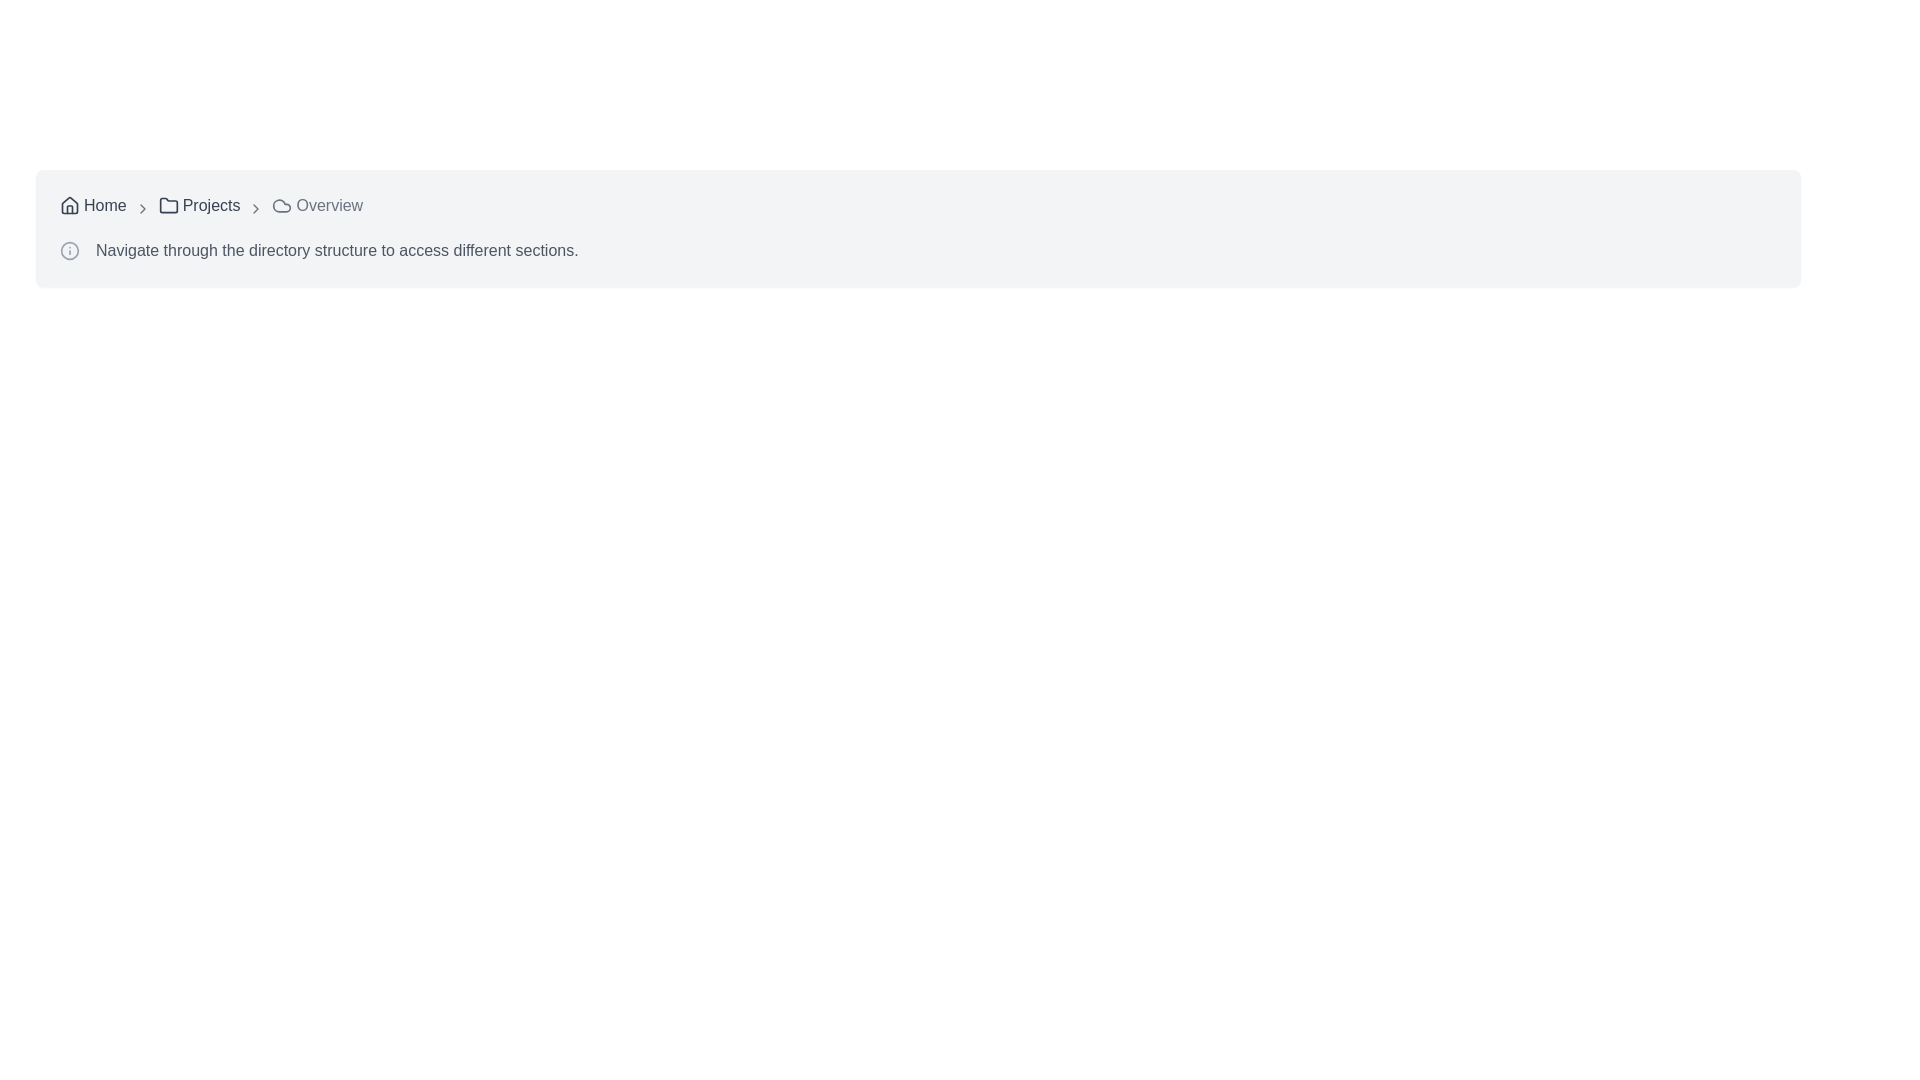 This screenshot has width=1920, height=1080. Describe the element at coordinates (168, 205) in the screenshot. I see `the folder icon located in the breadcrumb navigation bar` at that location.